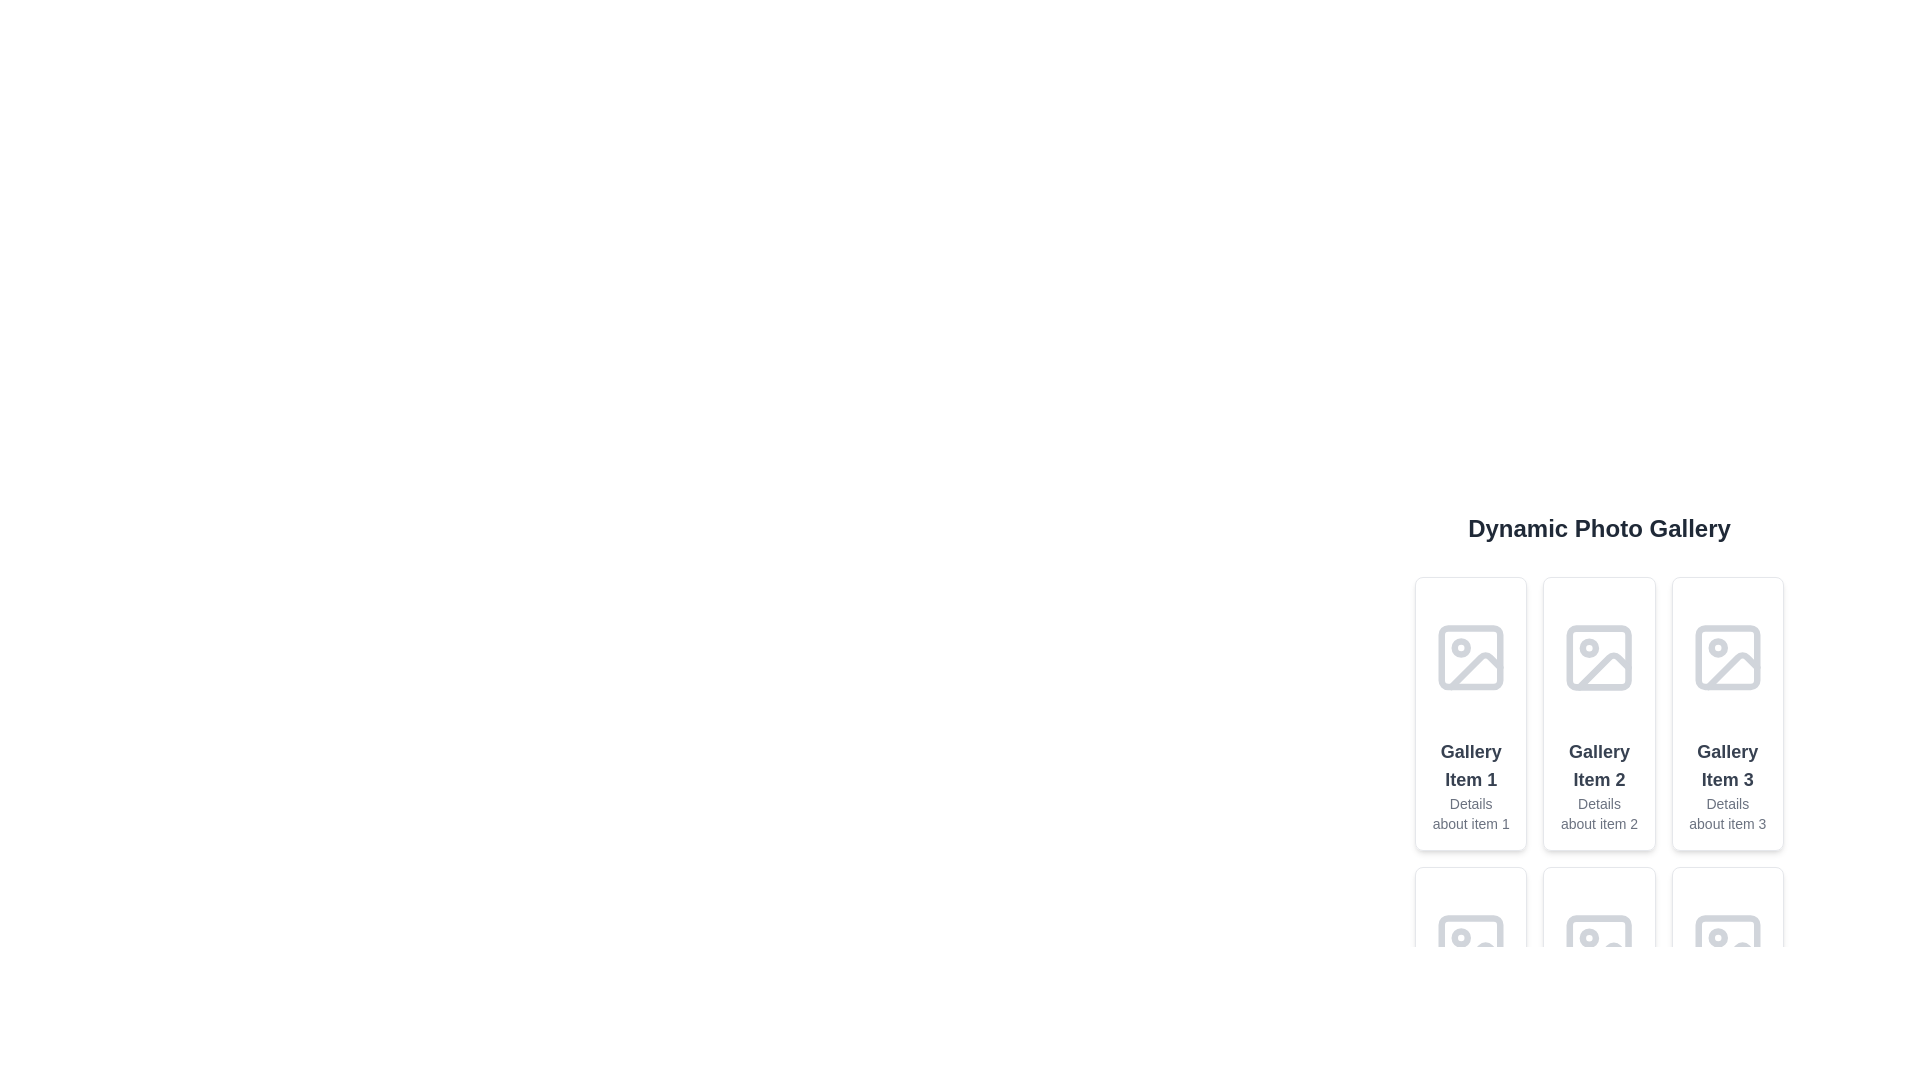  Describe the element at coordinates (1726, 947) in the screenshot. I see `rectangular graphical element that serves as the background of an icon representing an image, located in the bottom-right card of the gallery grid` at that location.